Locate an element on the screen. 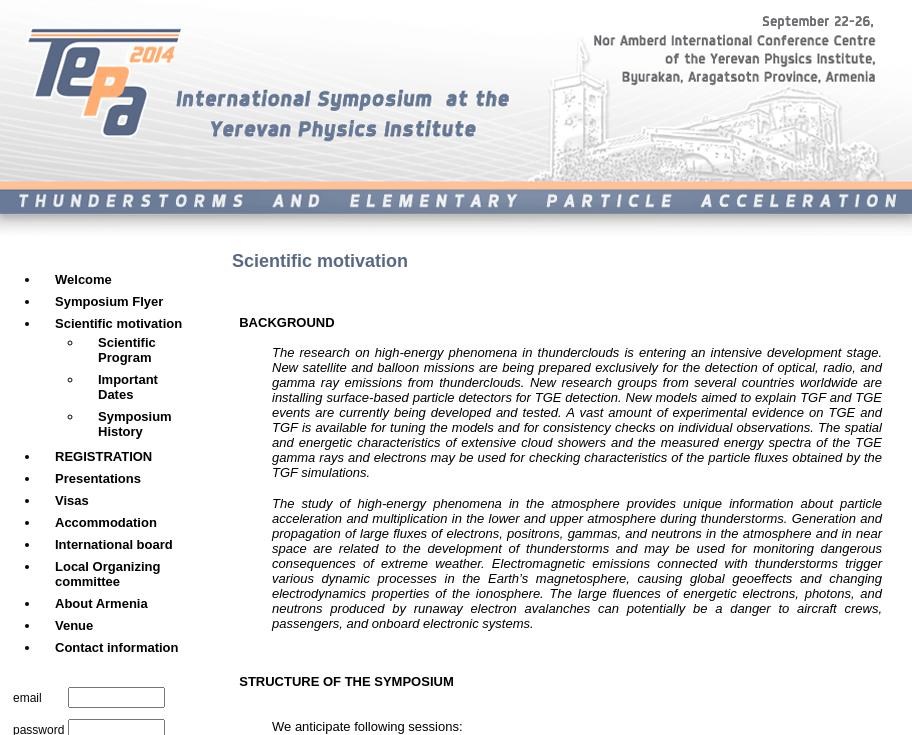  'Visas' is located at coordinates (70, 500).